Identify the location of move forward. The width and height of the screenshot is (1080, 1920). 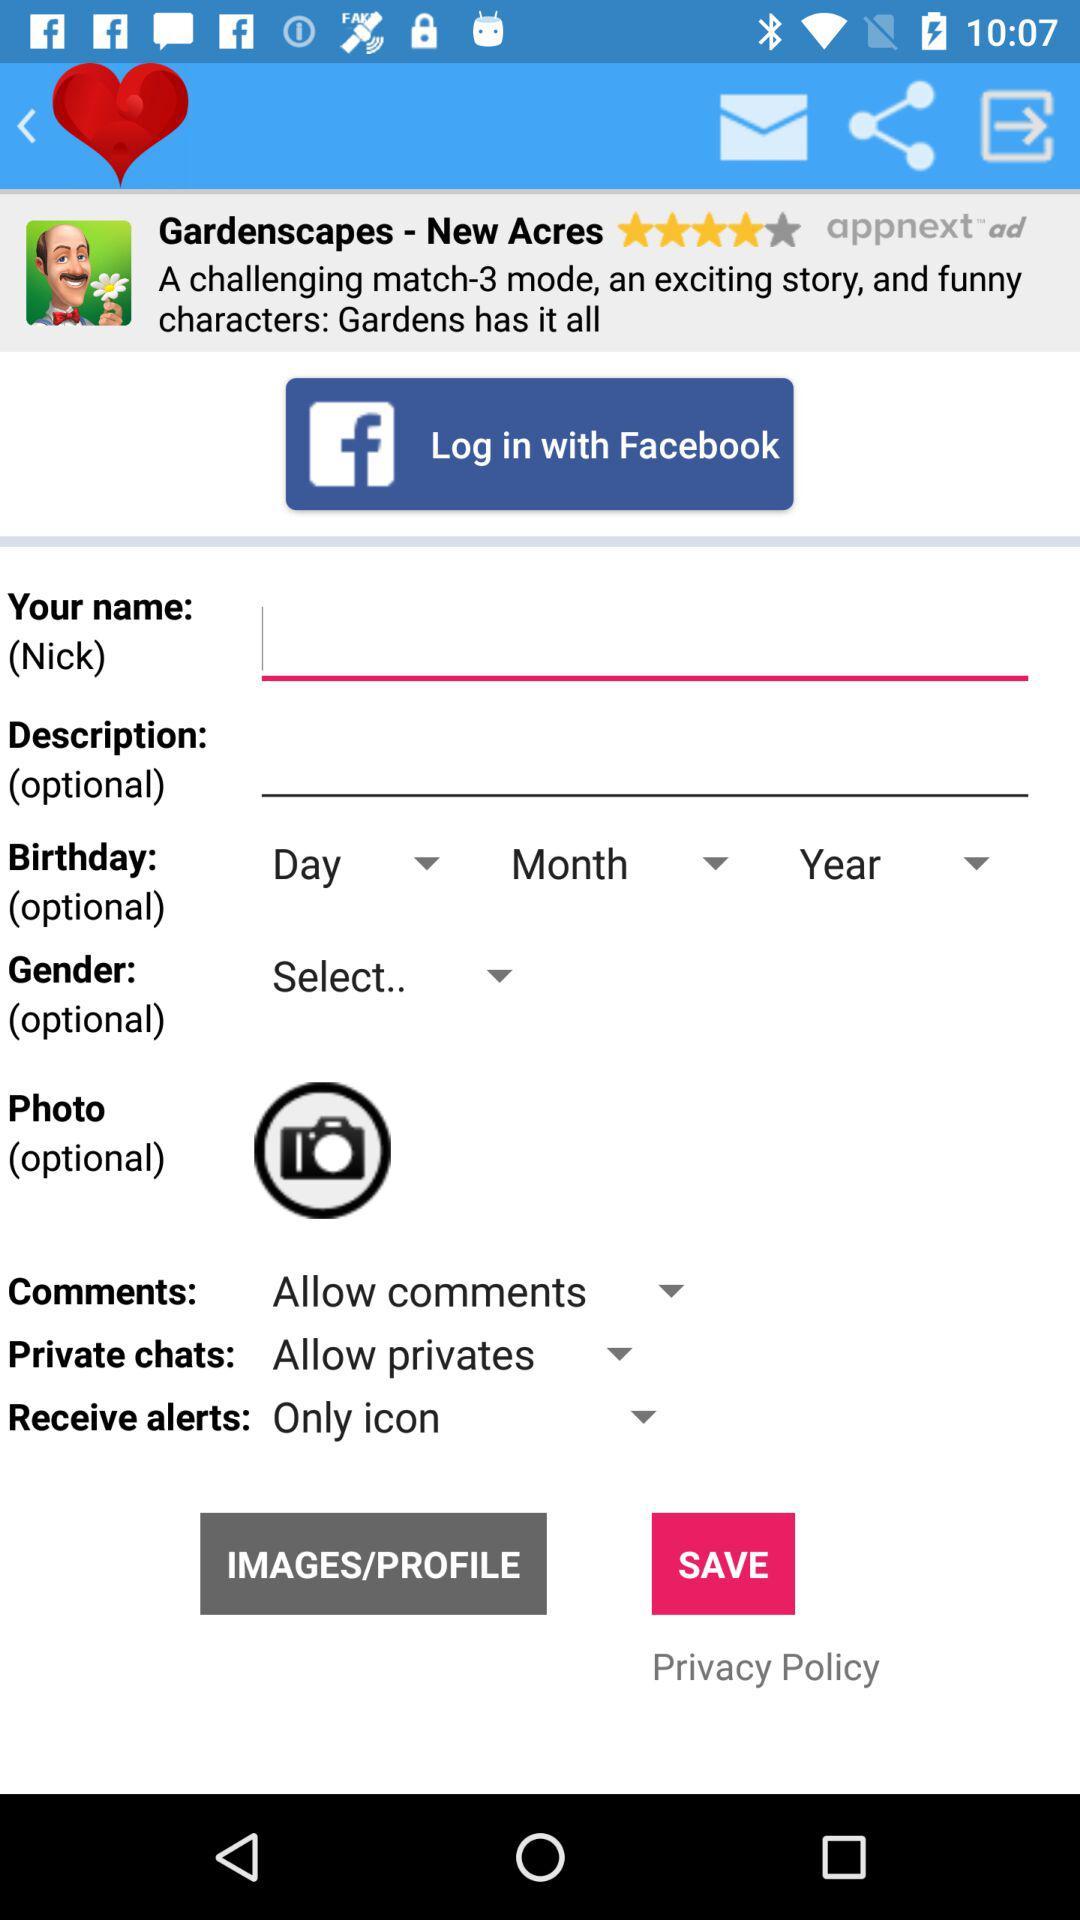
(1017, 124).